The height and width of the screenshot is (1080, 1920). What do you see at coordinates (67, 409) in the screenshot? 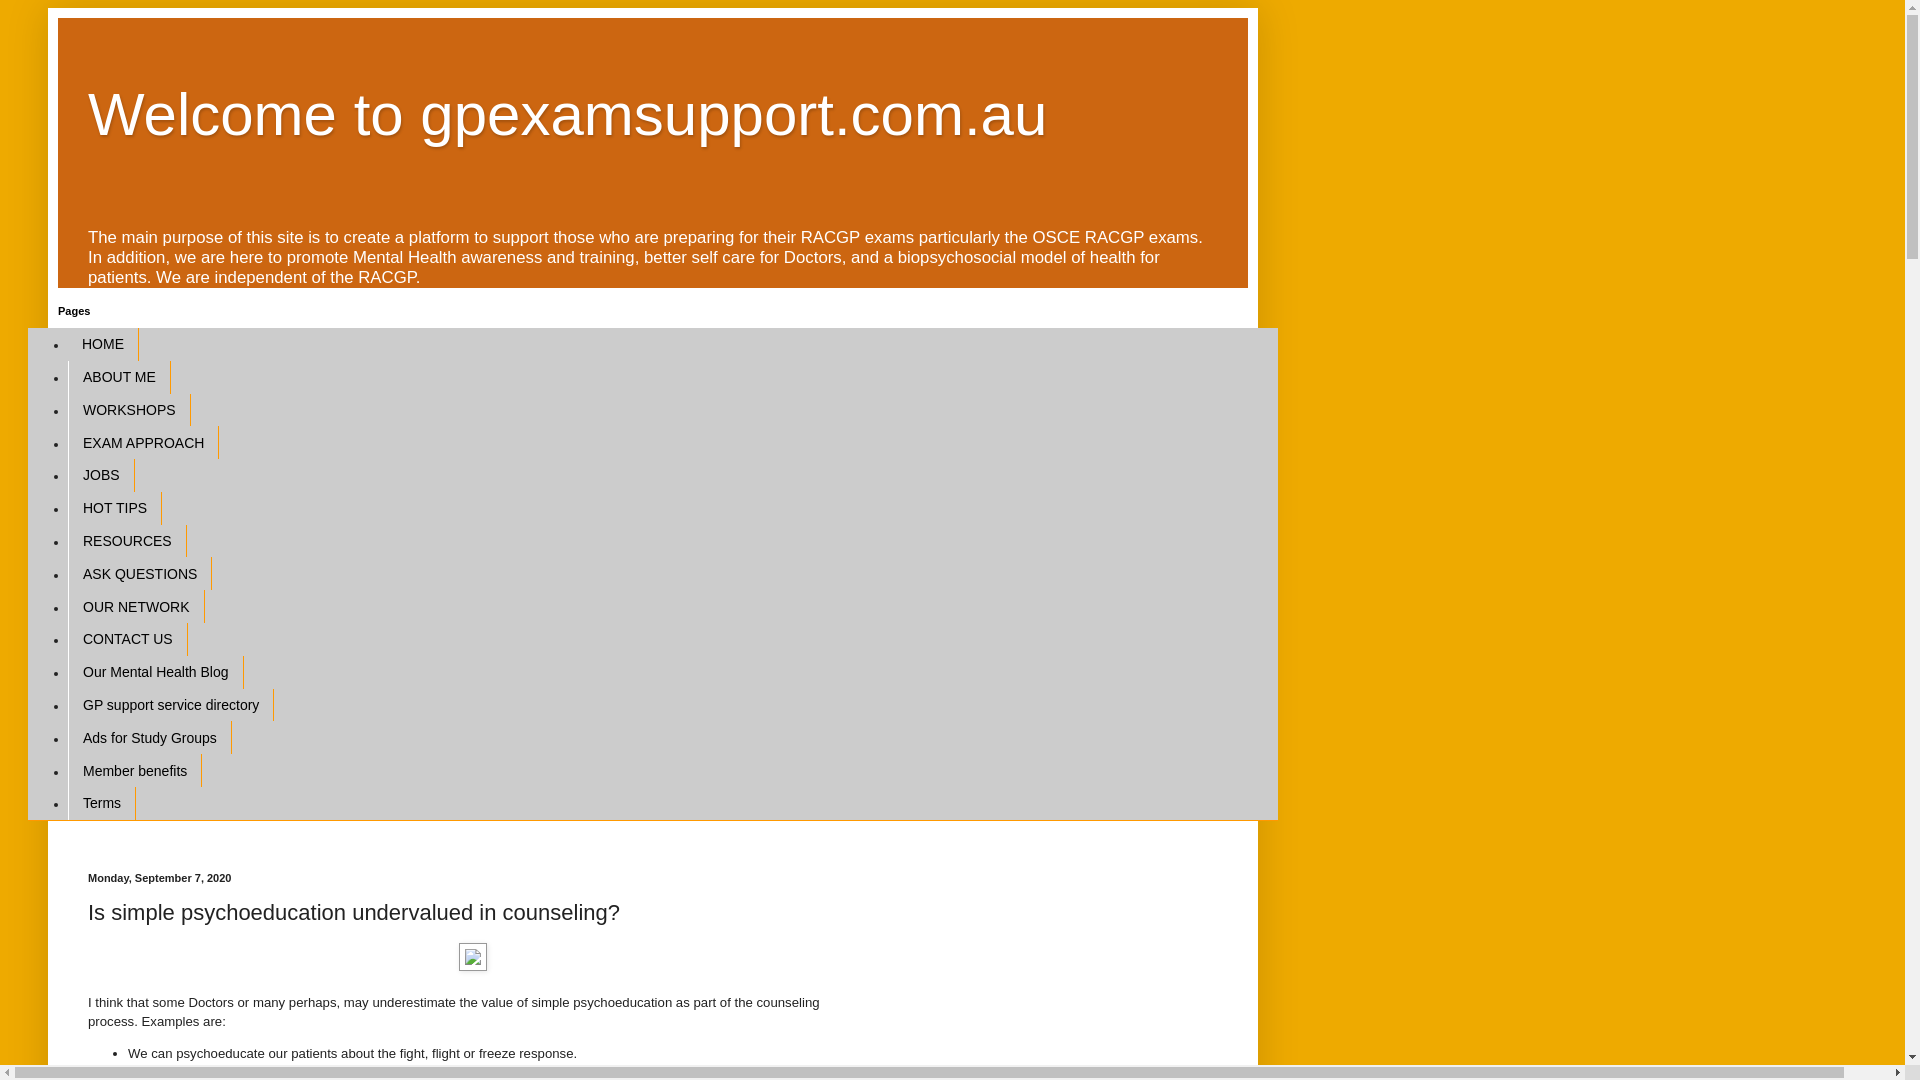
I see `'WORKSHOPS'` at bounding box center [67, 409].